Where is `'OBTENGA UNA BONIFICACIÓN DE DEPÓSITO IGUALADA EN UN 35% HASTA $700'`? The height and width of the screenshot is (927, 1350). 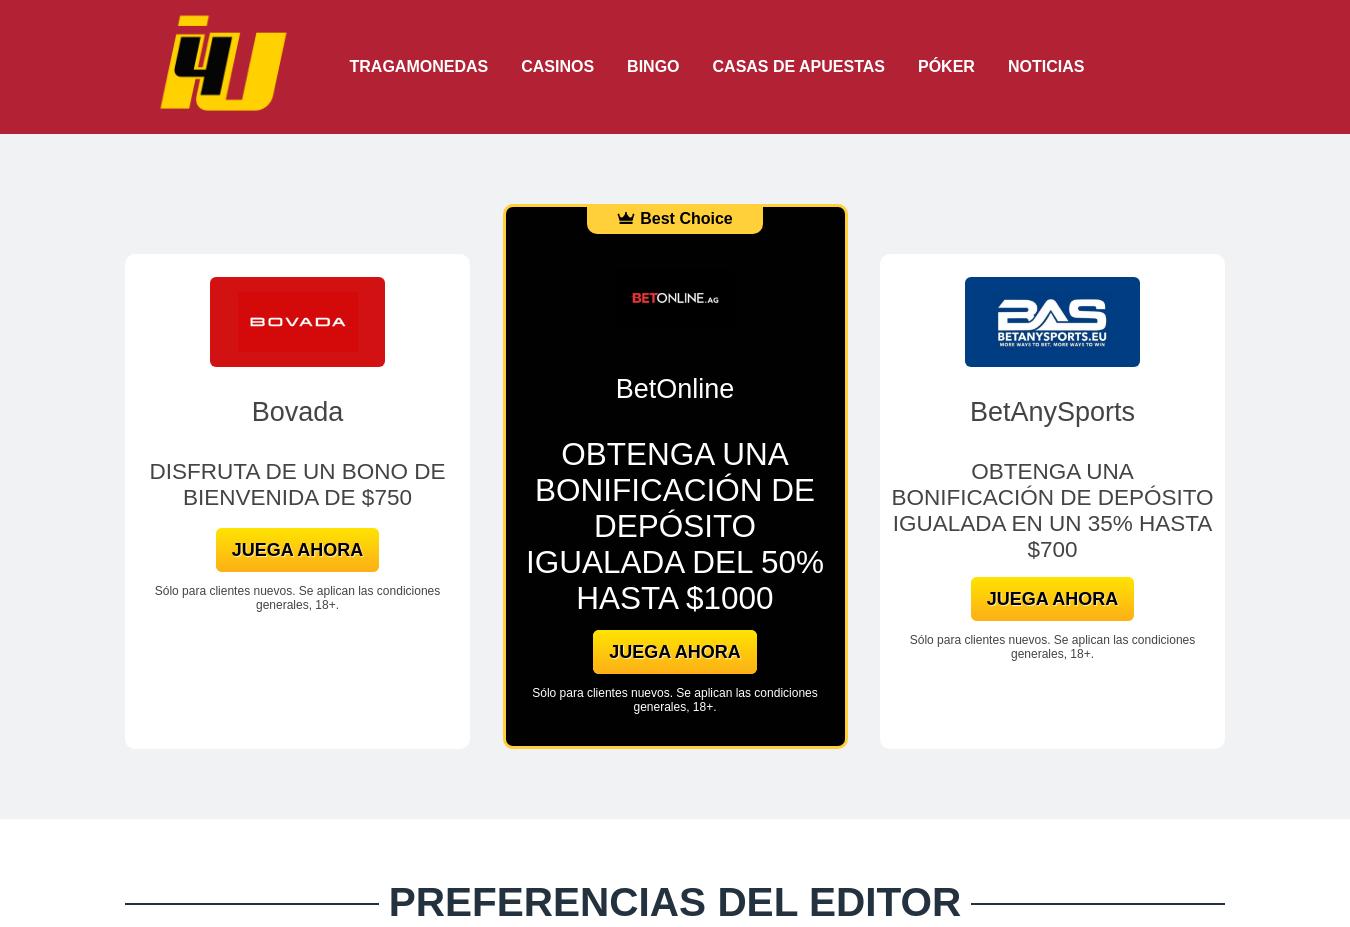
'OBTENGA UNA BONIFICACIÓN DE DEPÓSITO IGUALADA EN UN 35% HASTA $700' is located at coordinates (1052, 510).